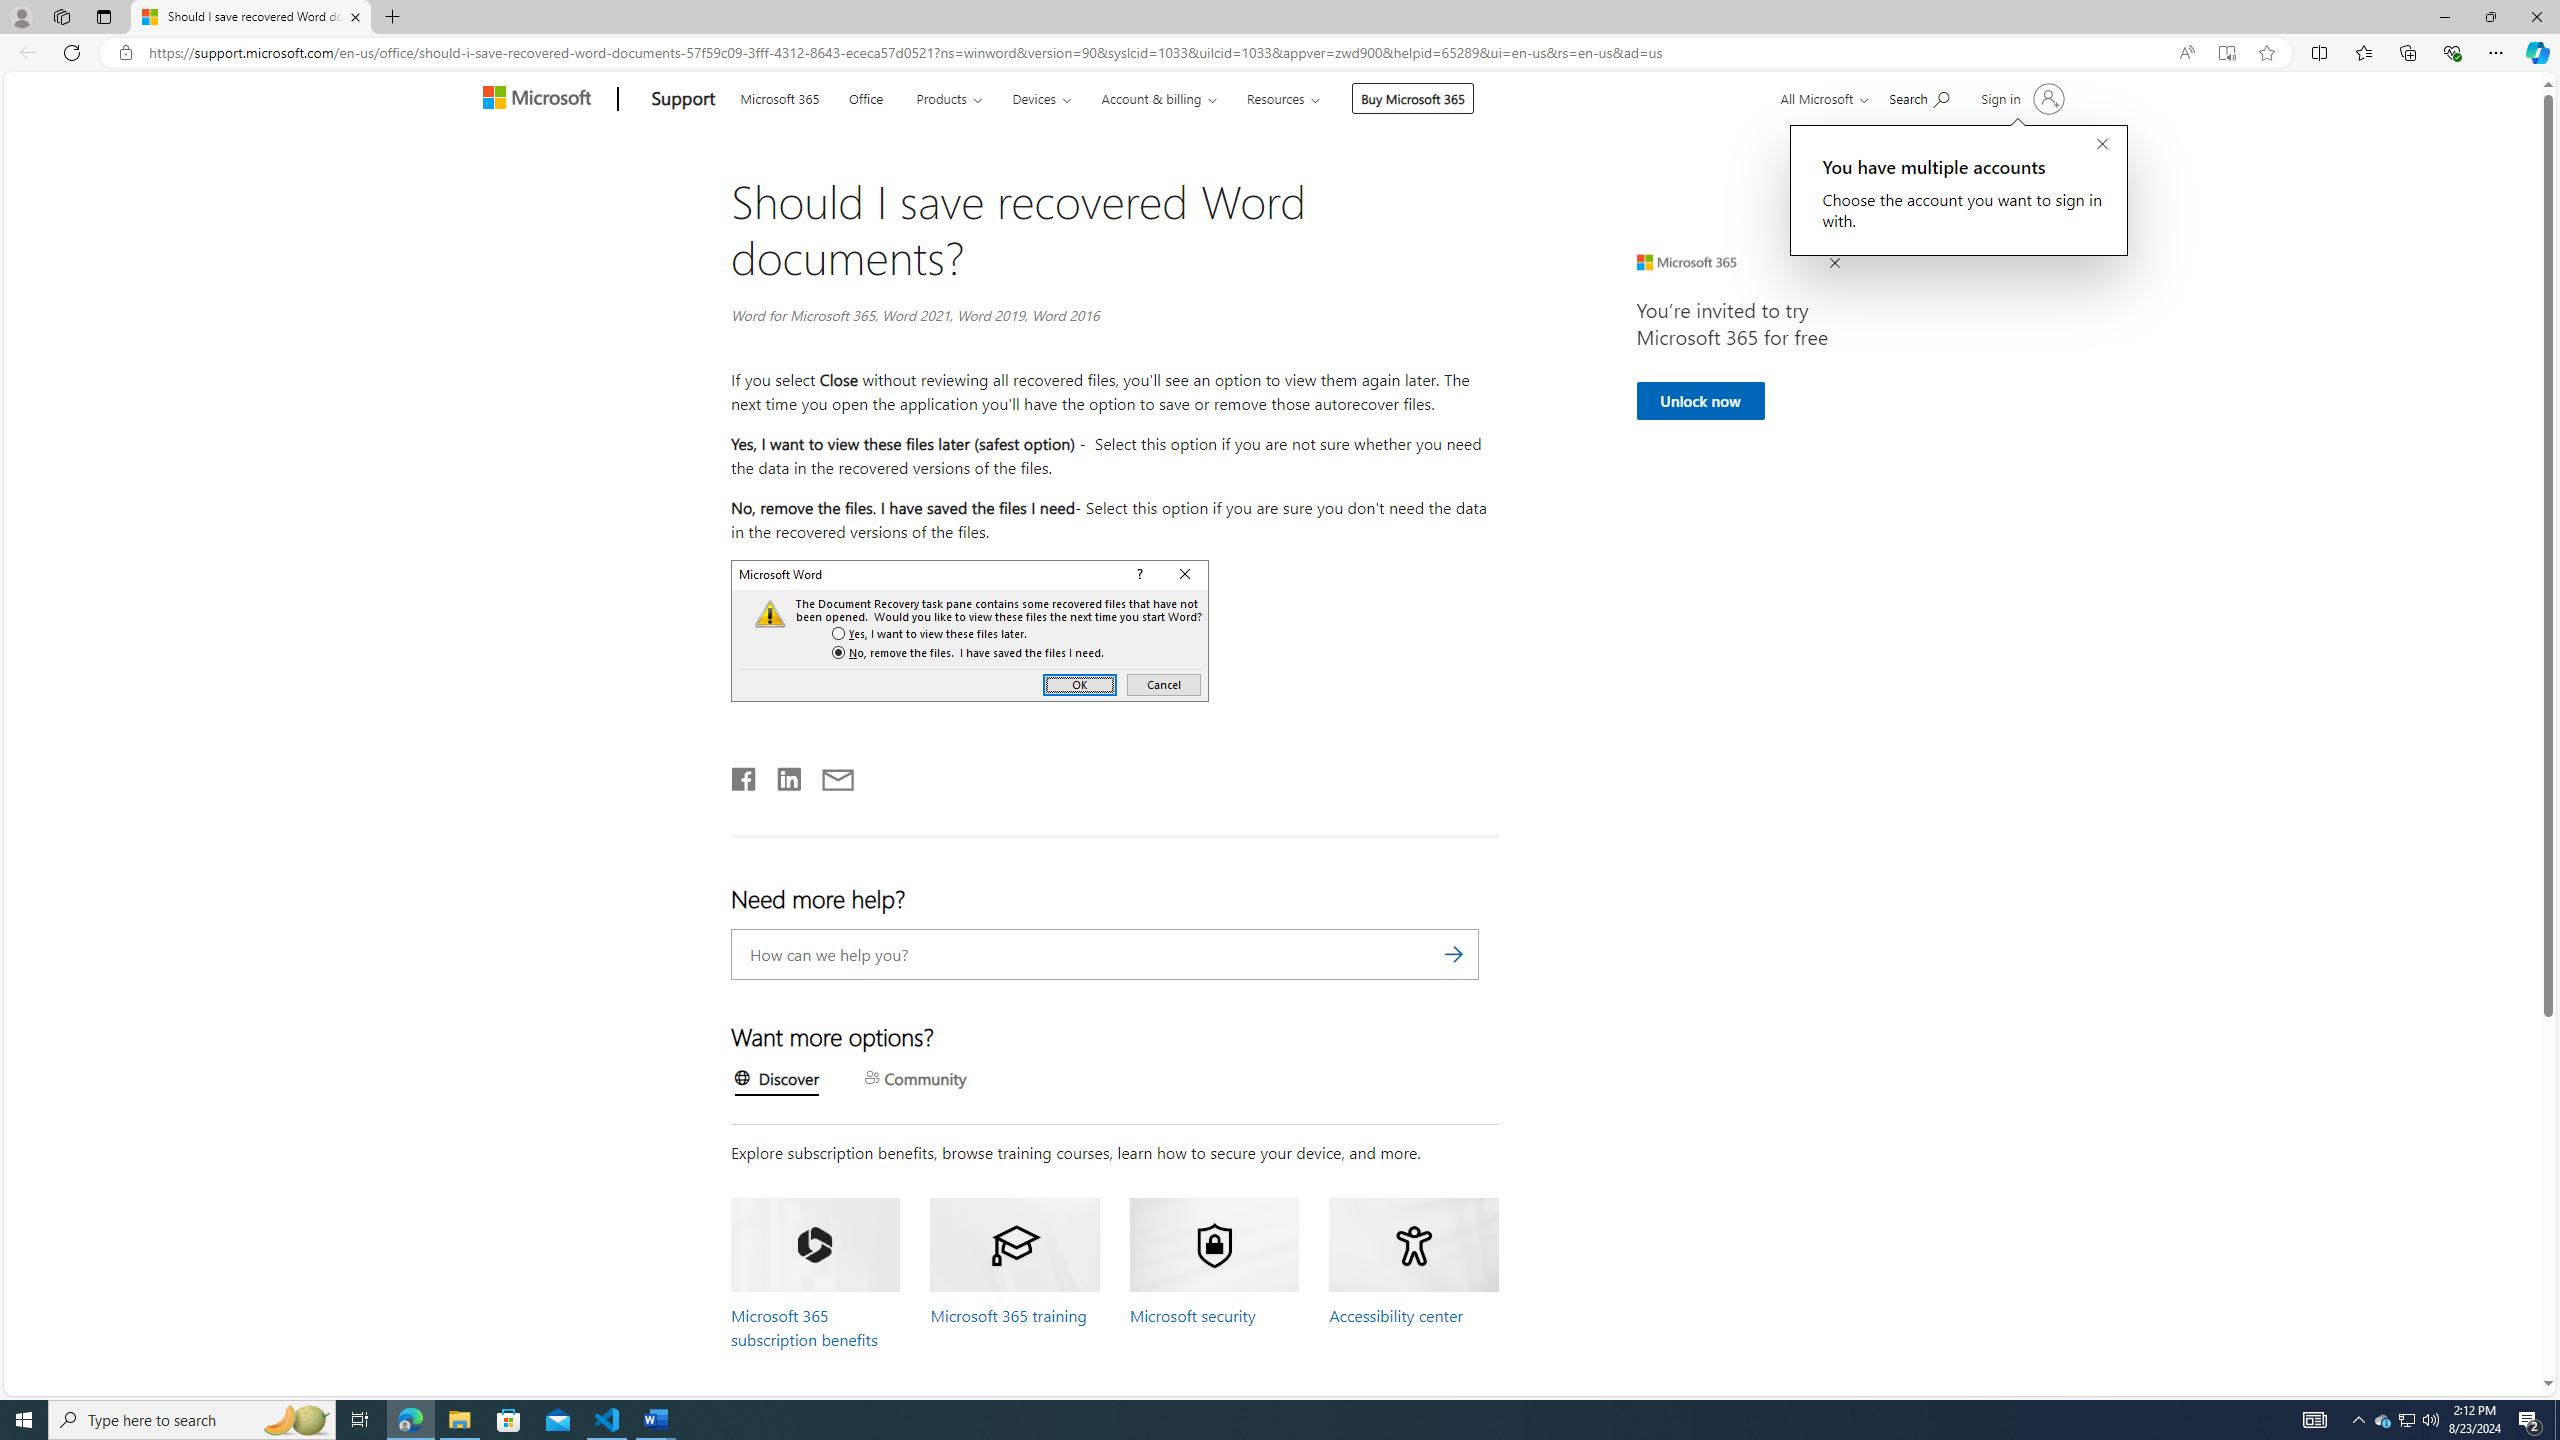 The height and width of the screenshot is (1440, 2560). I want to click on 'Share on Facebook', so click(743, 775).